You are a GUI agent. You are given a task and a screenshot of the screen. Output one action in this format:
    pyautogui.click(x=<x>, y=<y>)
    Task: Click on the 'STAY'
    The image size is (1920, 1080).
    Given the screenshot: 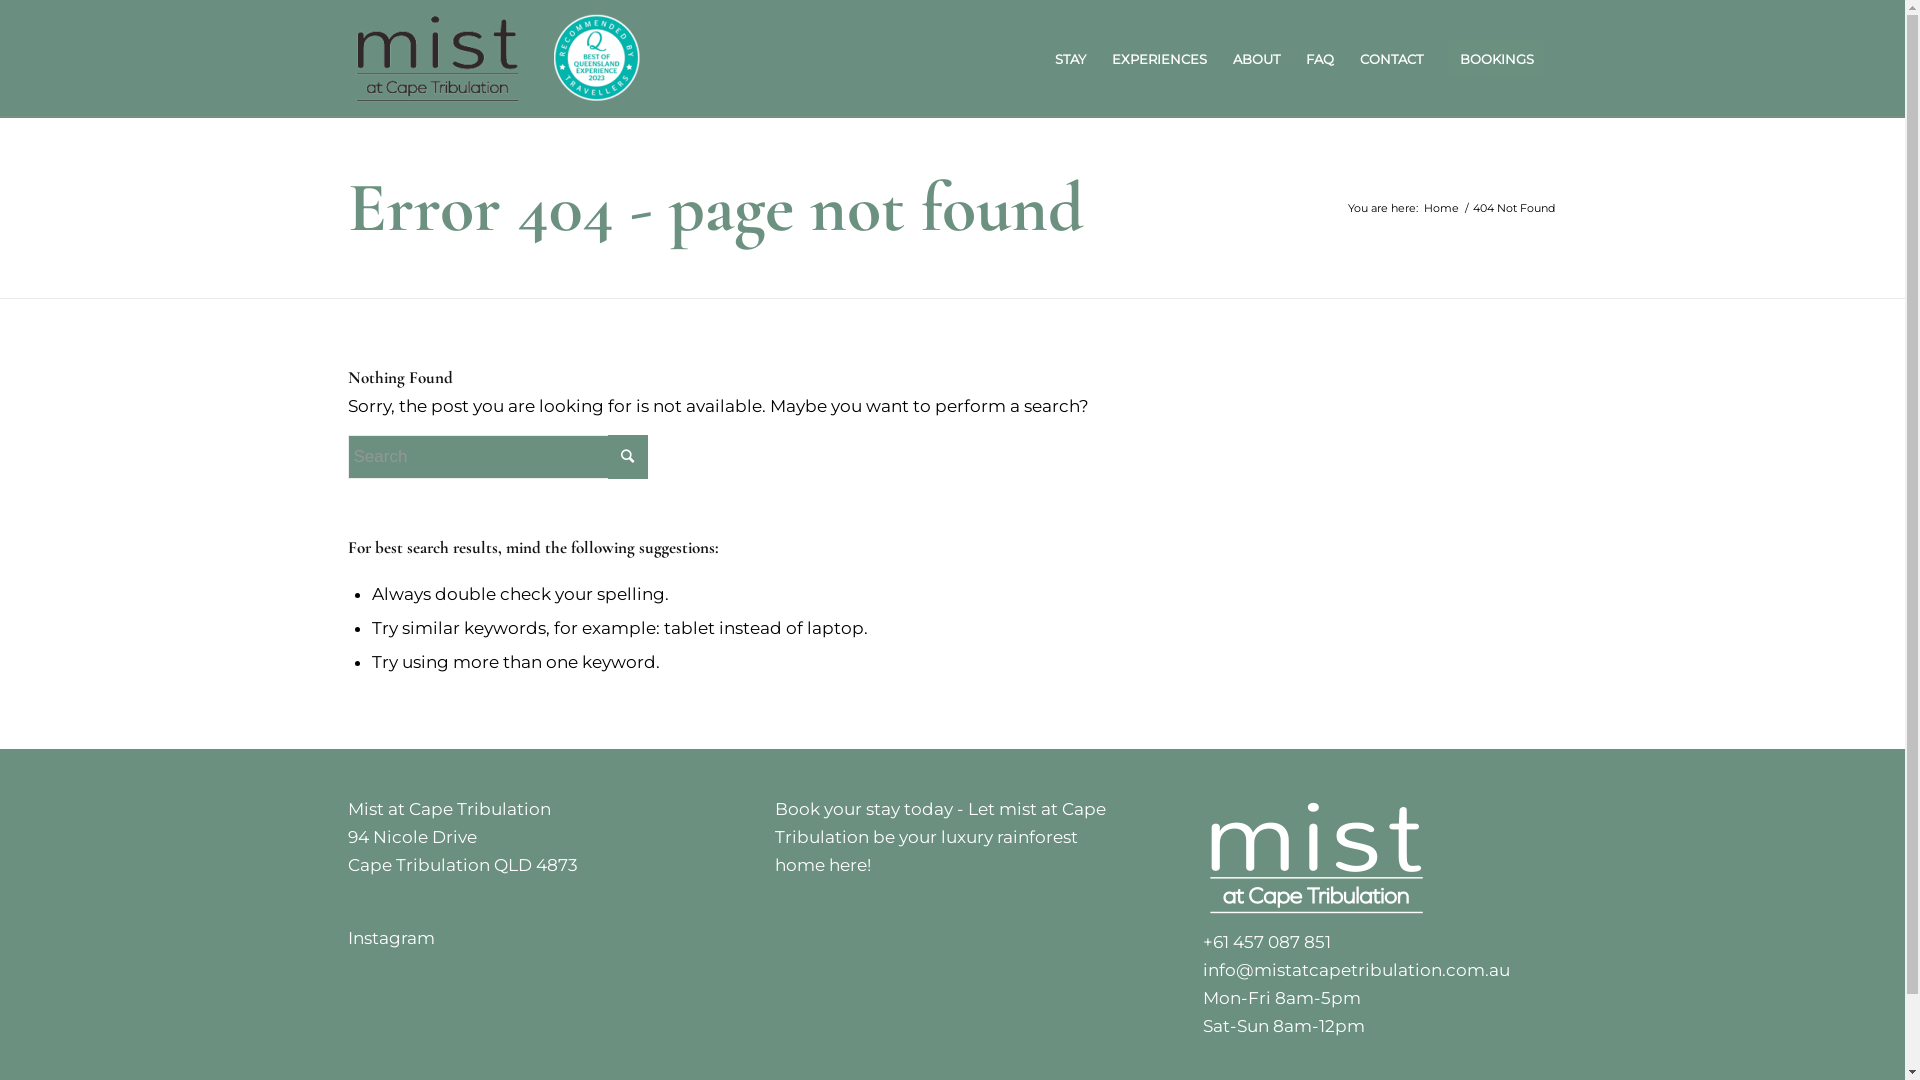 What is the action you would take?
    pyautogui.click(x=1069, y=57)
    